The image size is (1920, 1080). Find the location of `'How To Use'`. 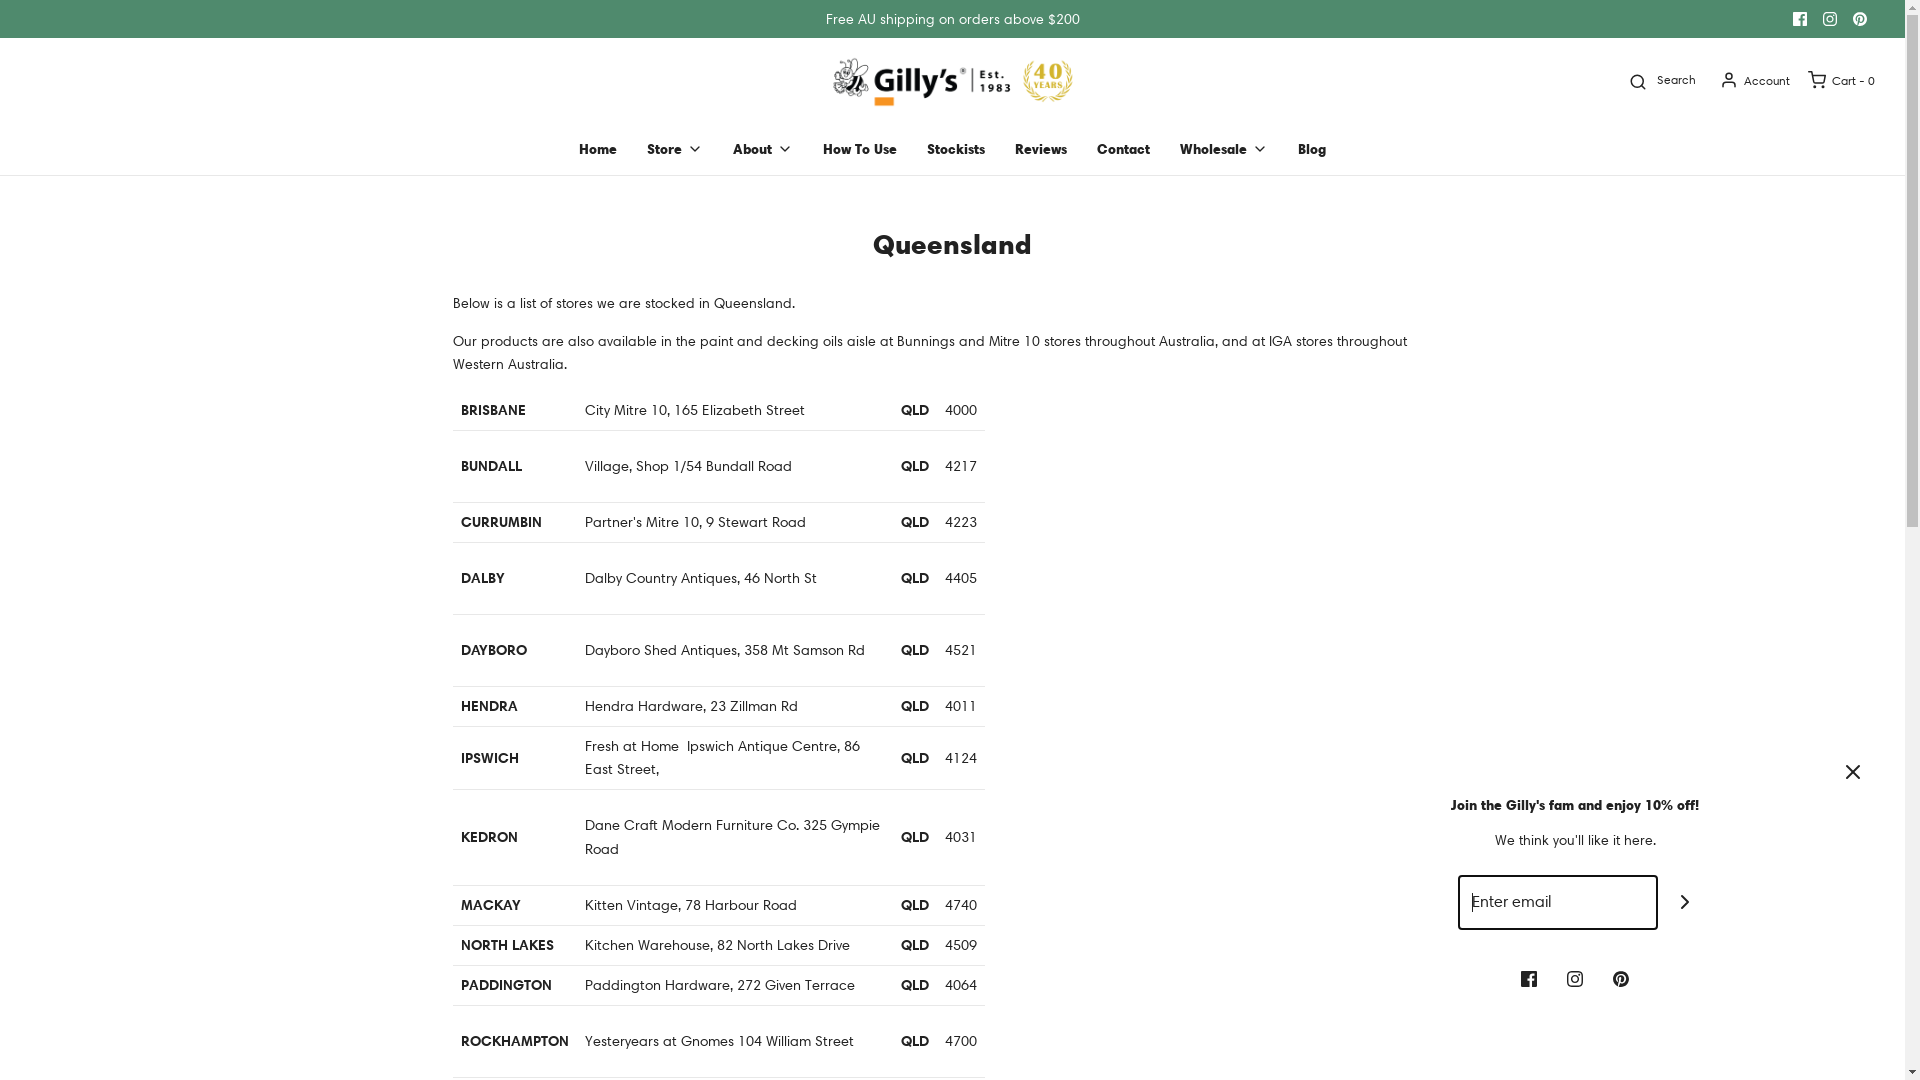

'How To Use' is located at coordinates (822, 148).